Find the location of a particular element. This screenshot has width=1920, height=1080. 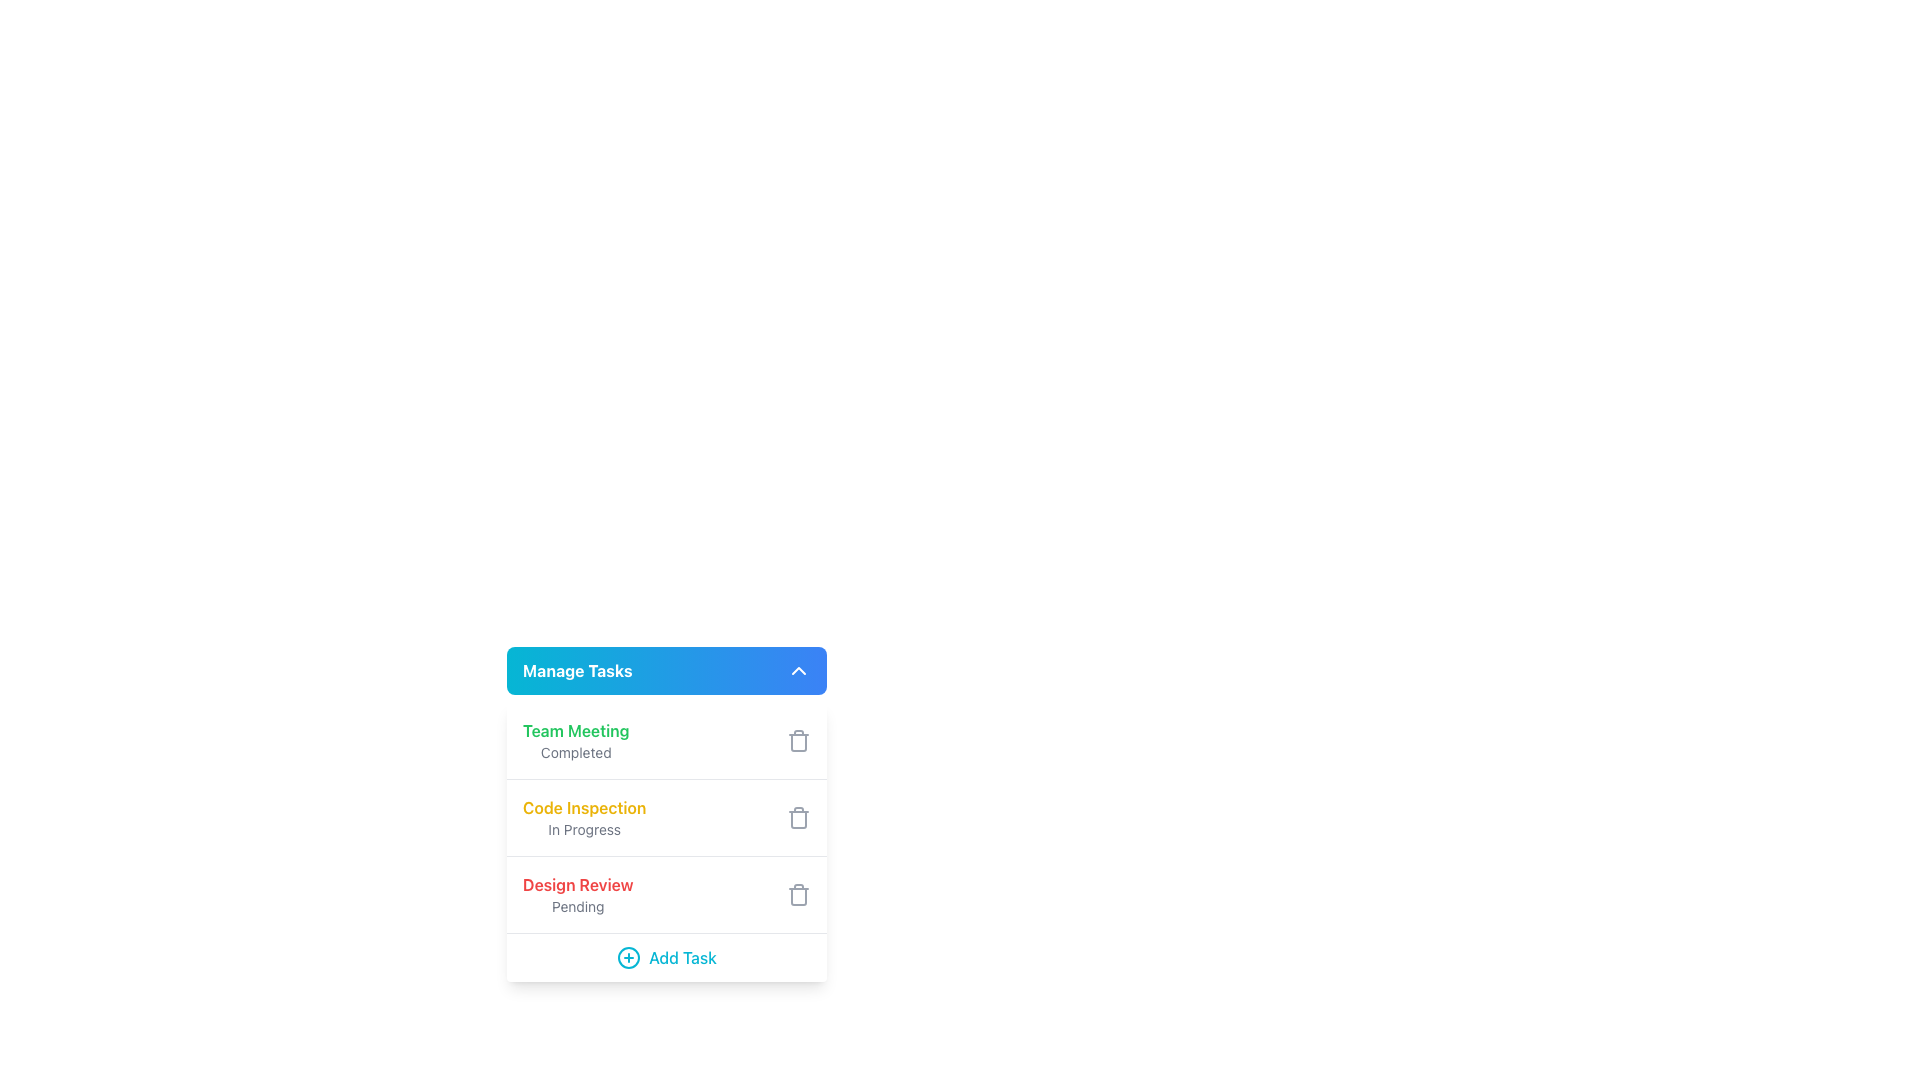

task name and status for the task entry labeled 'Team Meeting' with a status of 'Completed', located in the vertical task list under 'Manage Tasks' is located at coordinates (667, 740).